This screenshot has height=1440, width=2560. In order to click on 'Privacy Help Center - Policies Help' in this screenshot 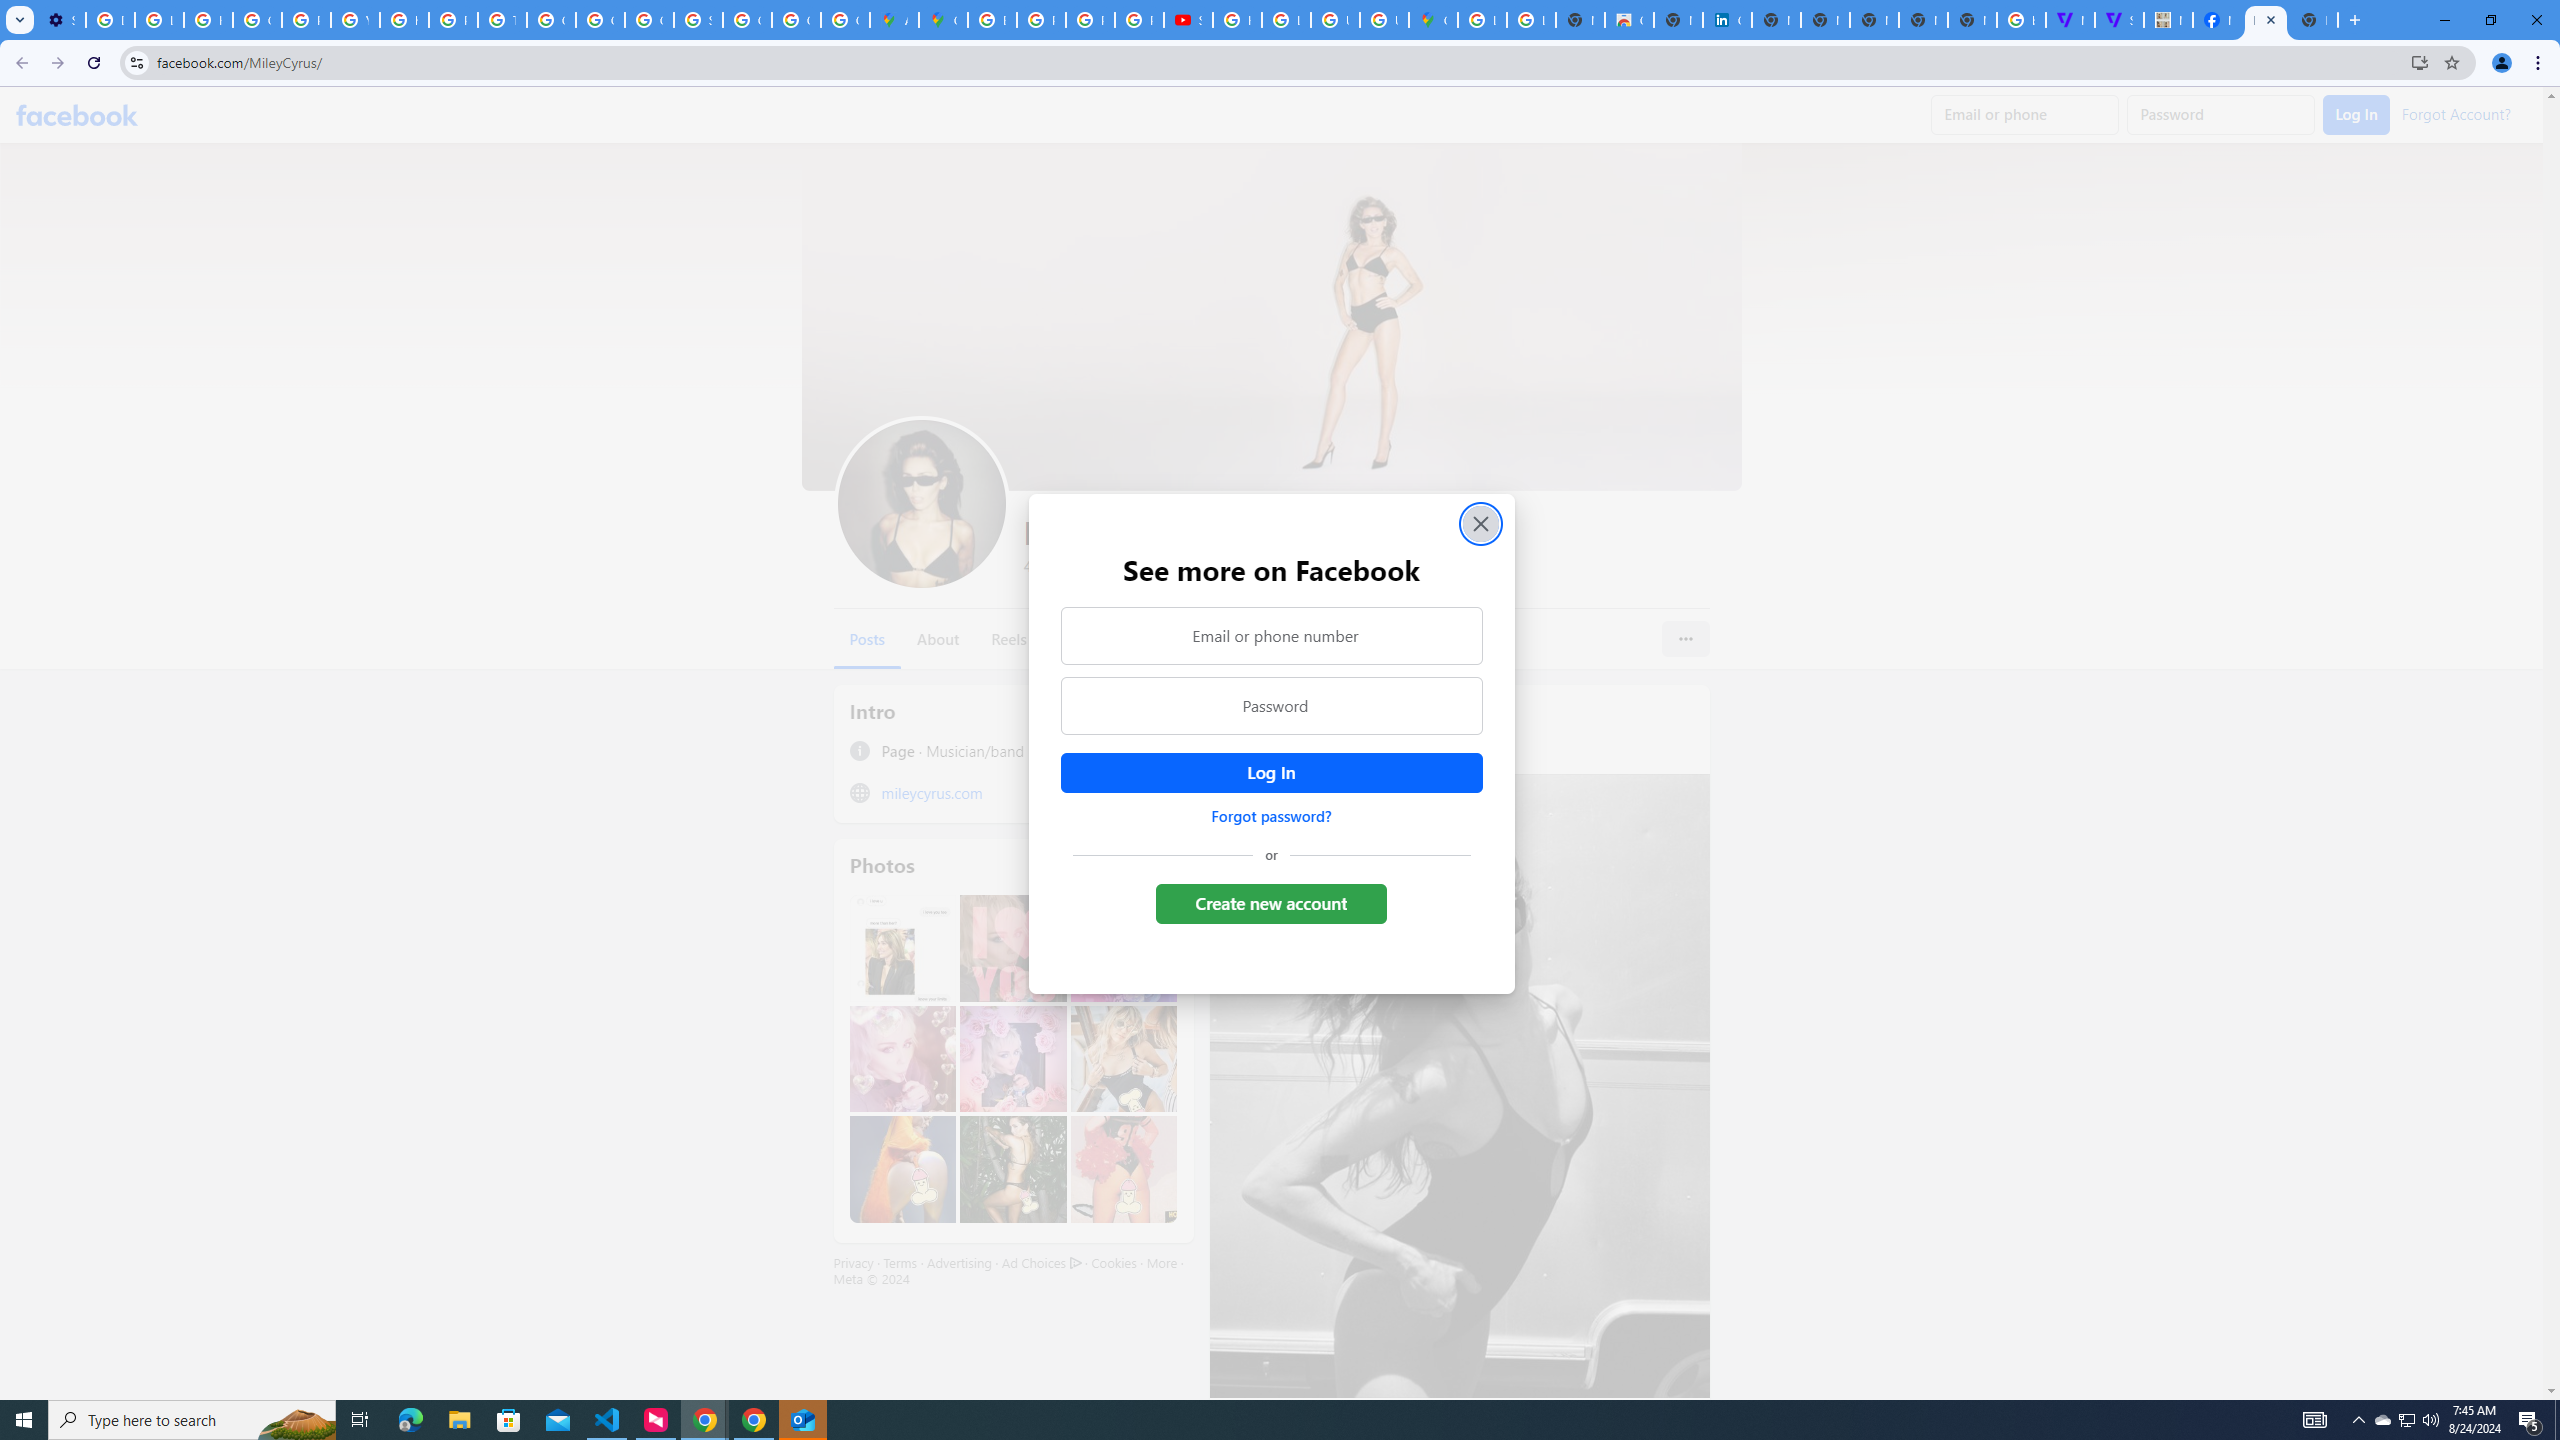, I will do `click(452, 19)`.